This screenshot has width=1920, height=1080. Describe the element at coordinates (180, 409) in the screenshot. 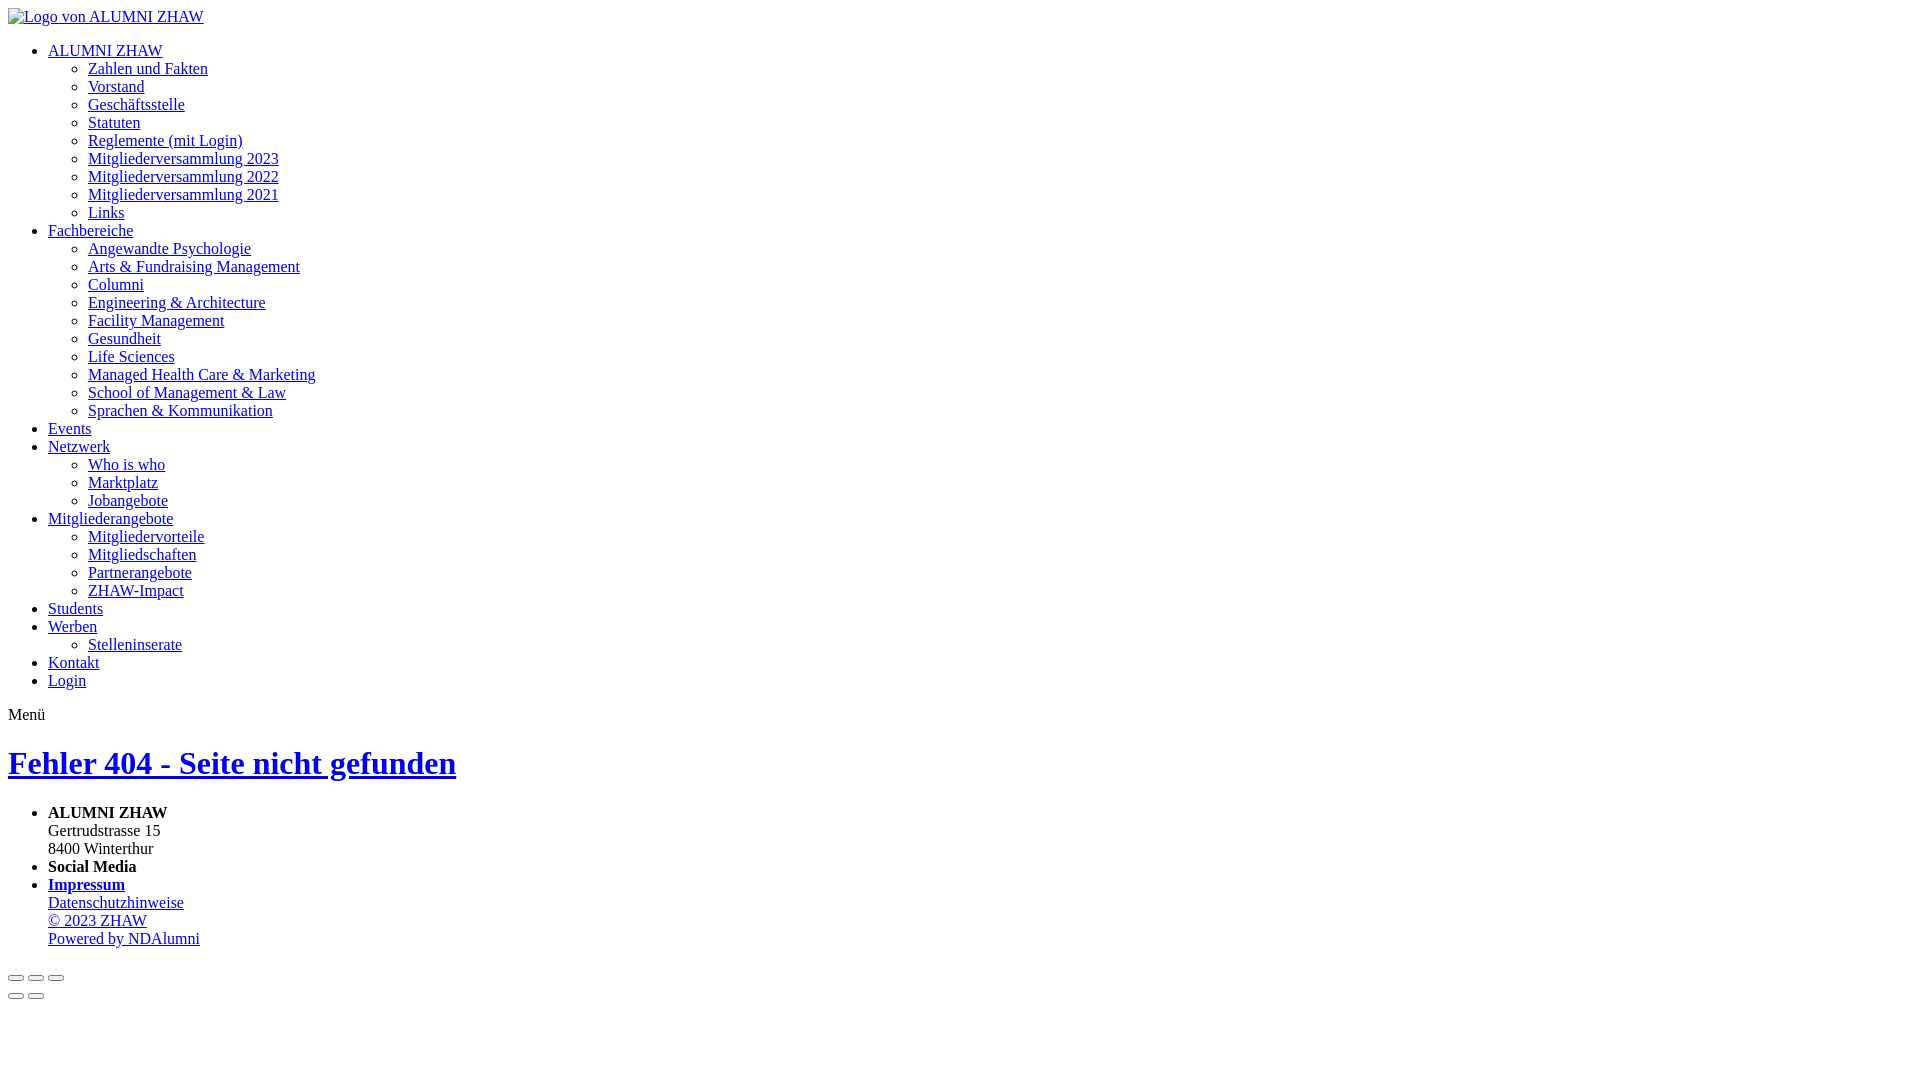

I see `'Sprachen & Kommunikation'` at that location.